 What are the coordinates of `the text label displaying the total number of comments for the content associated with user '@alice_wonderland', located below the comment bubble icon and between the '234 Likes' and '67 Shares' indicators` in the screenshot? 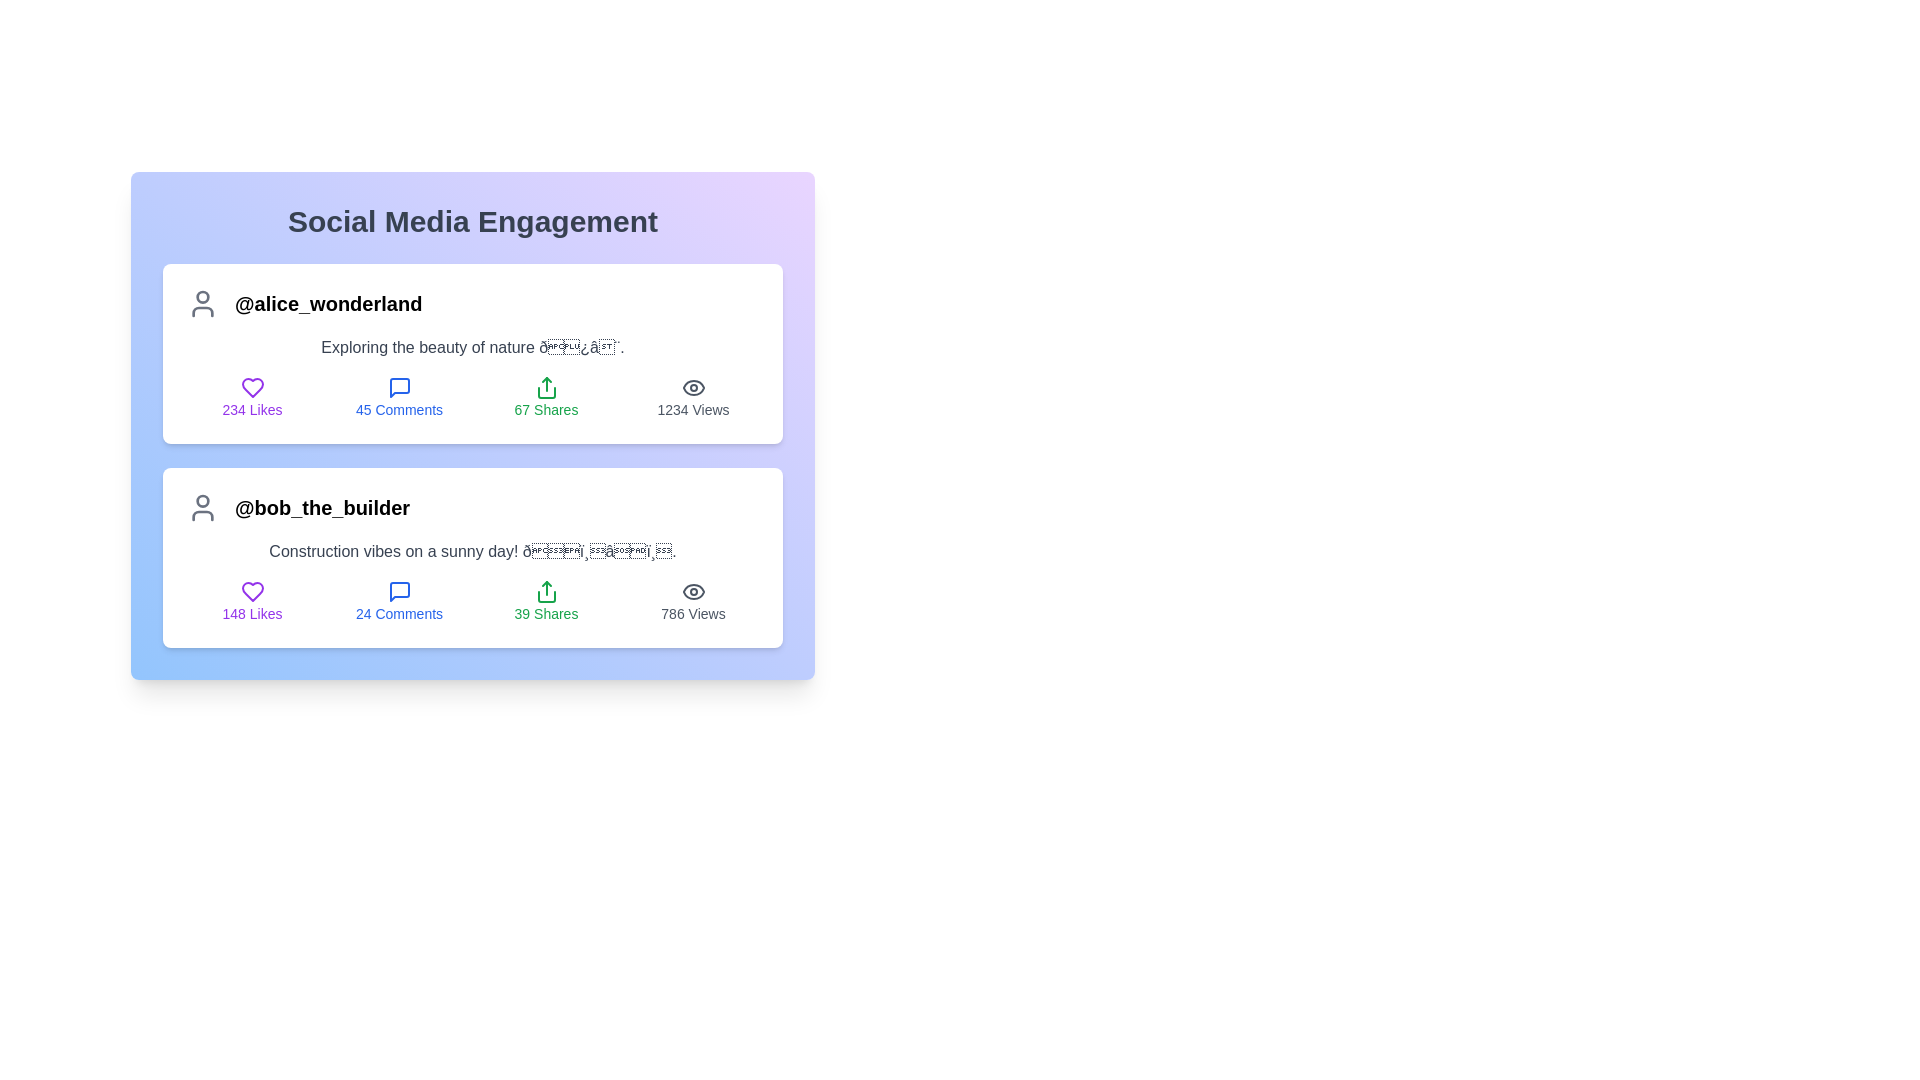 It's located at (399, 408).